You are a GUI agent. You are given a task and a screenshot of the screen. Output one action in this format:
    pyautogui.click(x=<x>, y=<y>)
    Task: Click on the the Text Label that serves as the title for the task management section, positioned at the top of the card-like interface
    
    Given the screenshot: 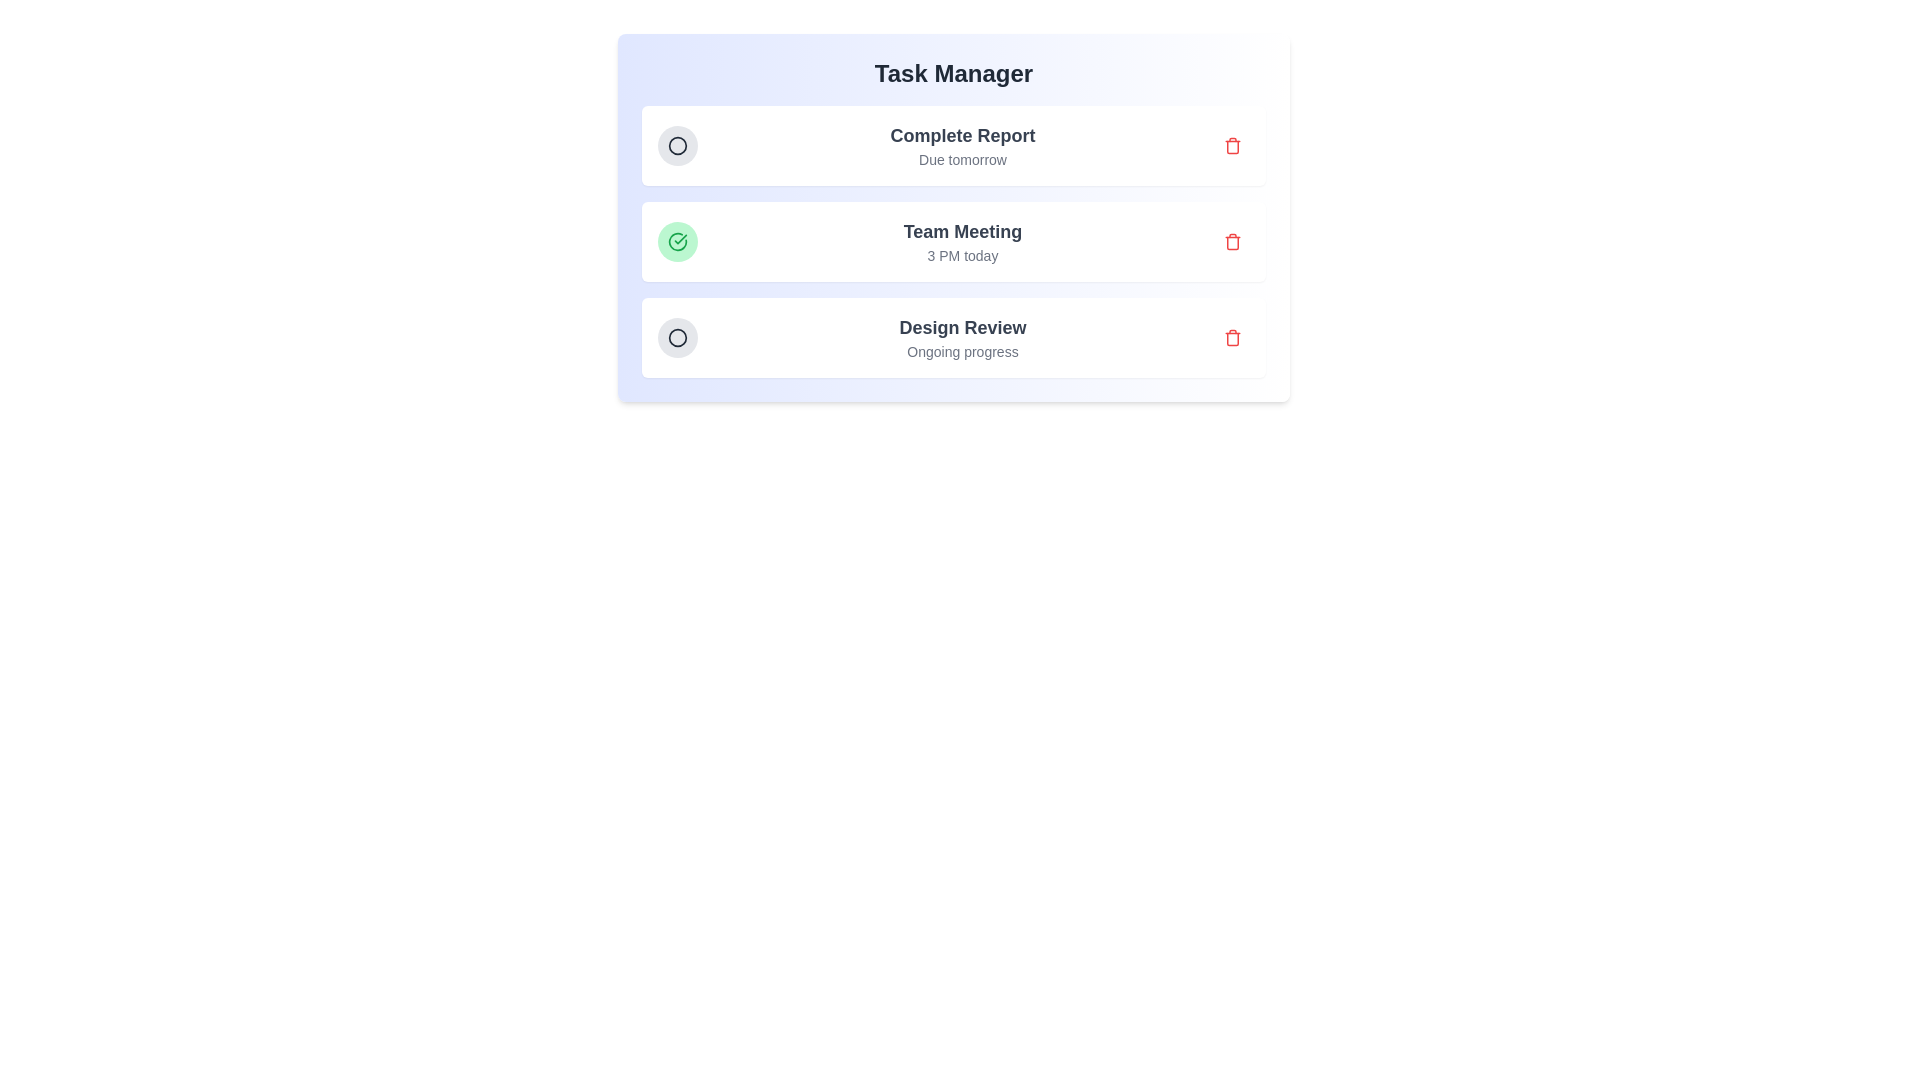 What is the action you would take?
    pyautogui.click(x=953, y=72)
    